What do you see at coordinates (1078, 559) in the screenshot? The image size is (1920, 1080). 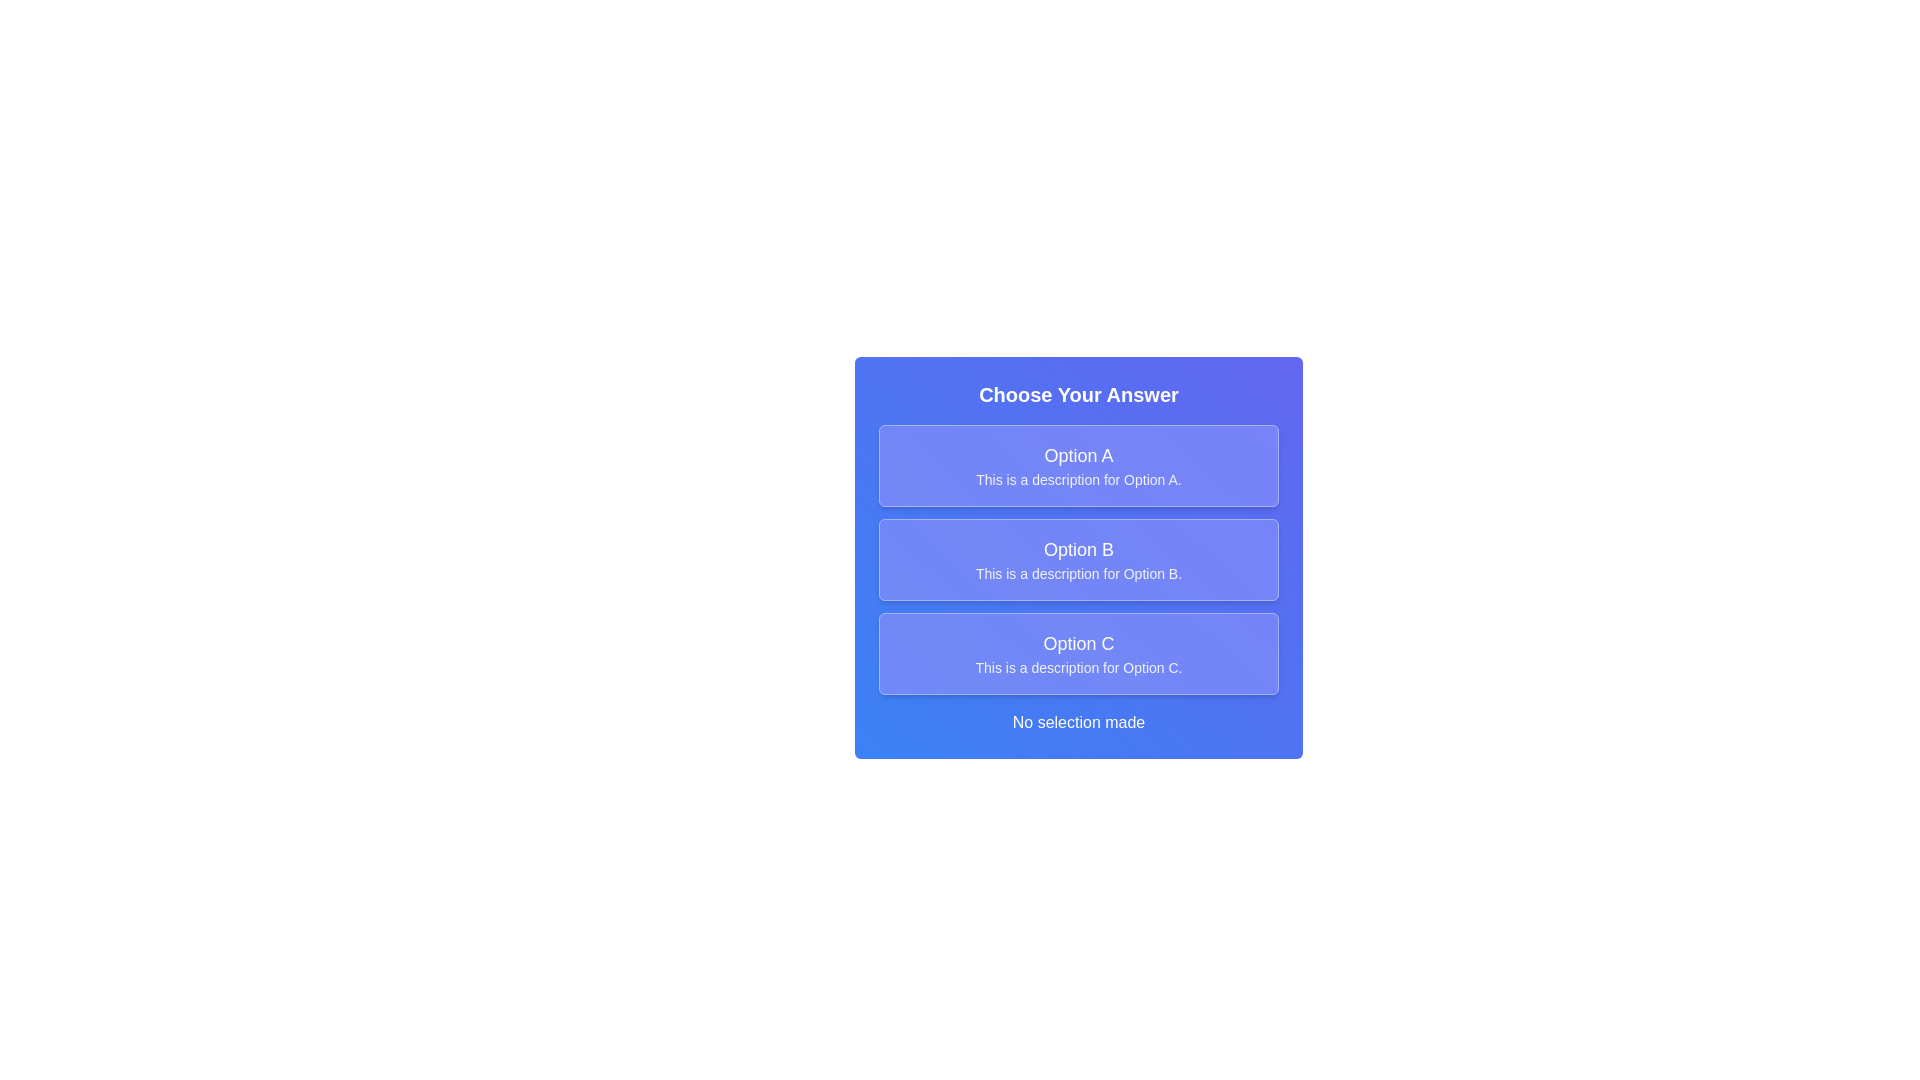 I see `the 'Option B' button, which is the second button in a vertically stacked group of options` at bounding box center [1078, 559].